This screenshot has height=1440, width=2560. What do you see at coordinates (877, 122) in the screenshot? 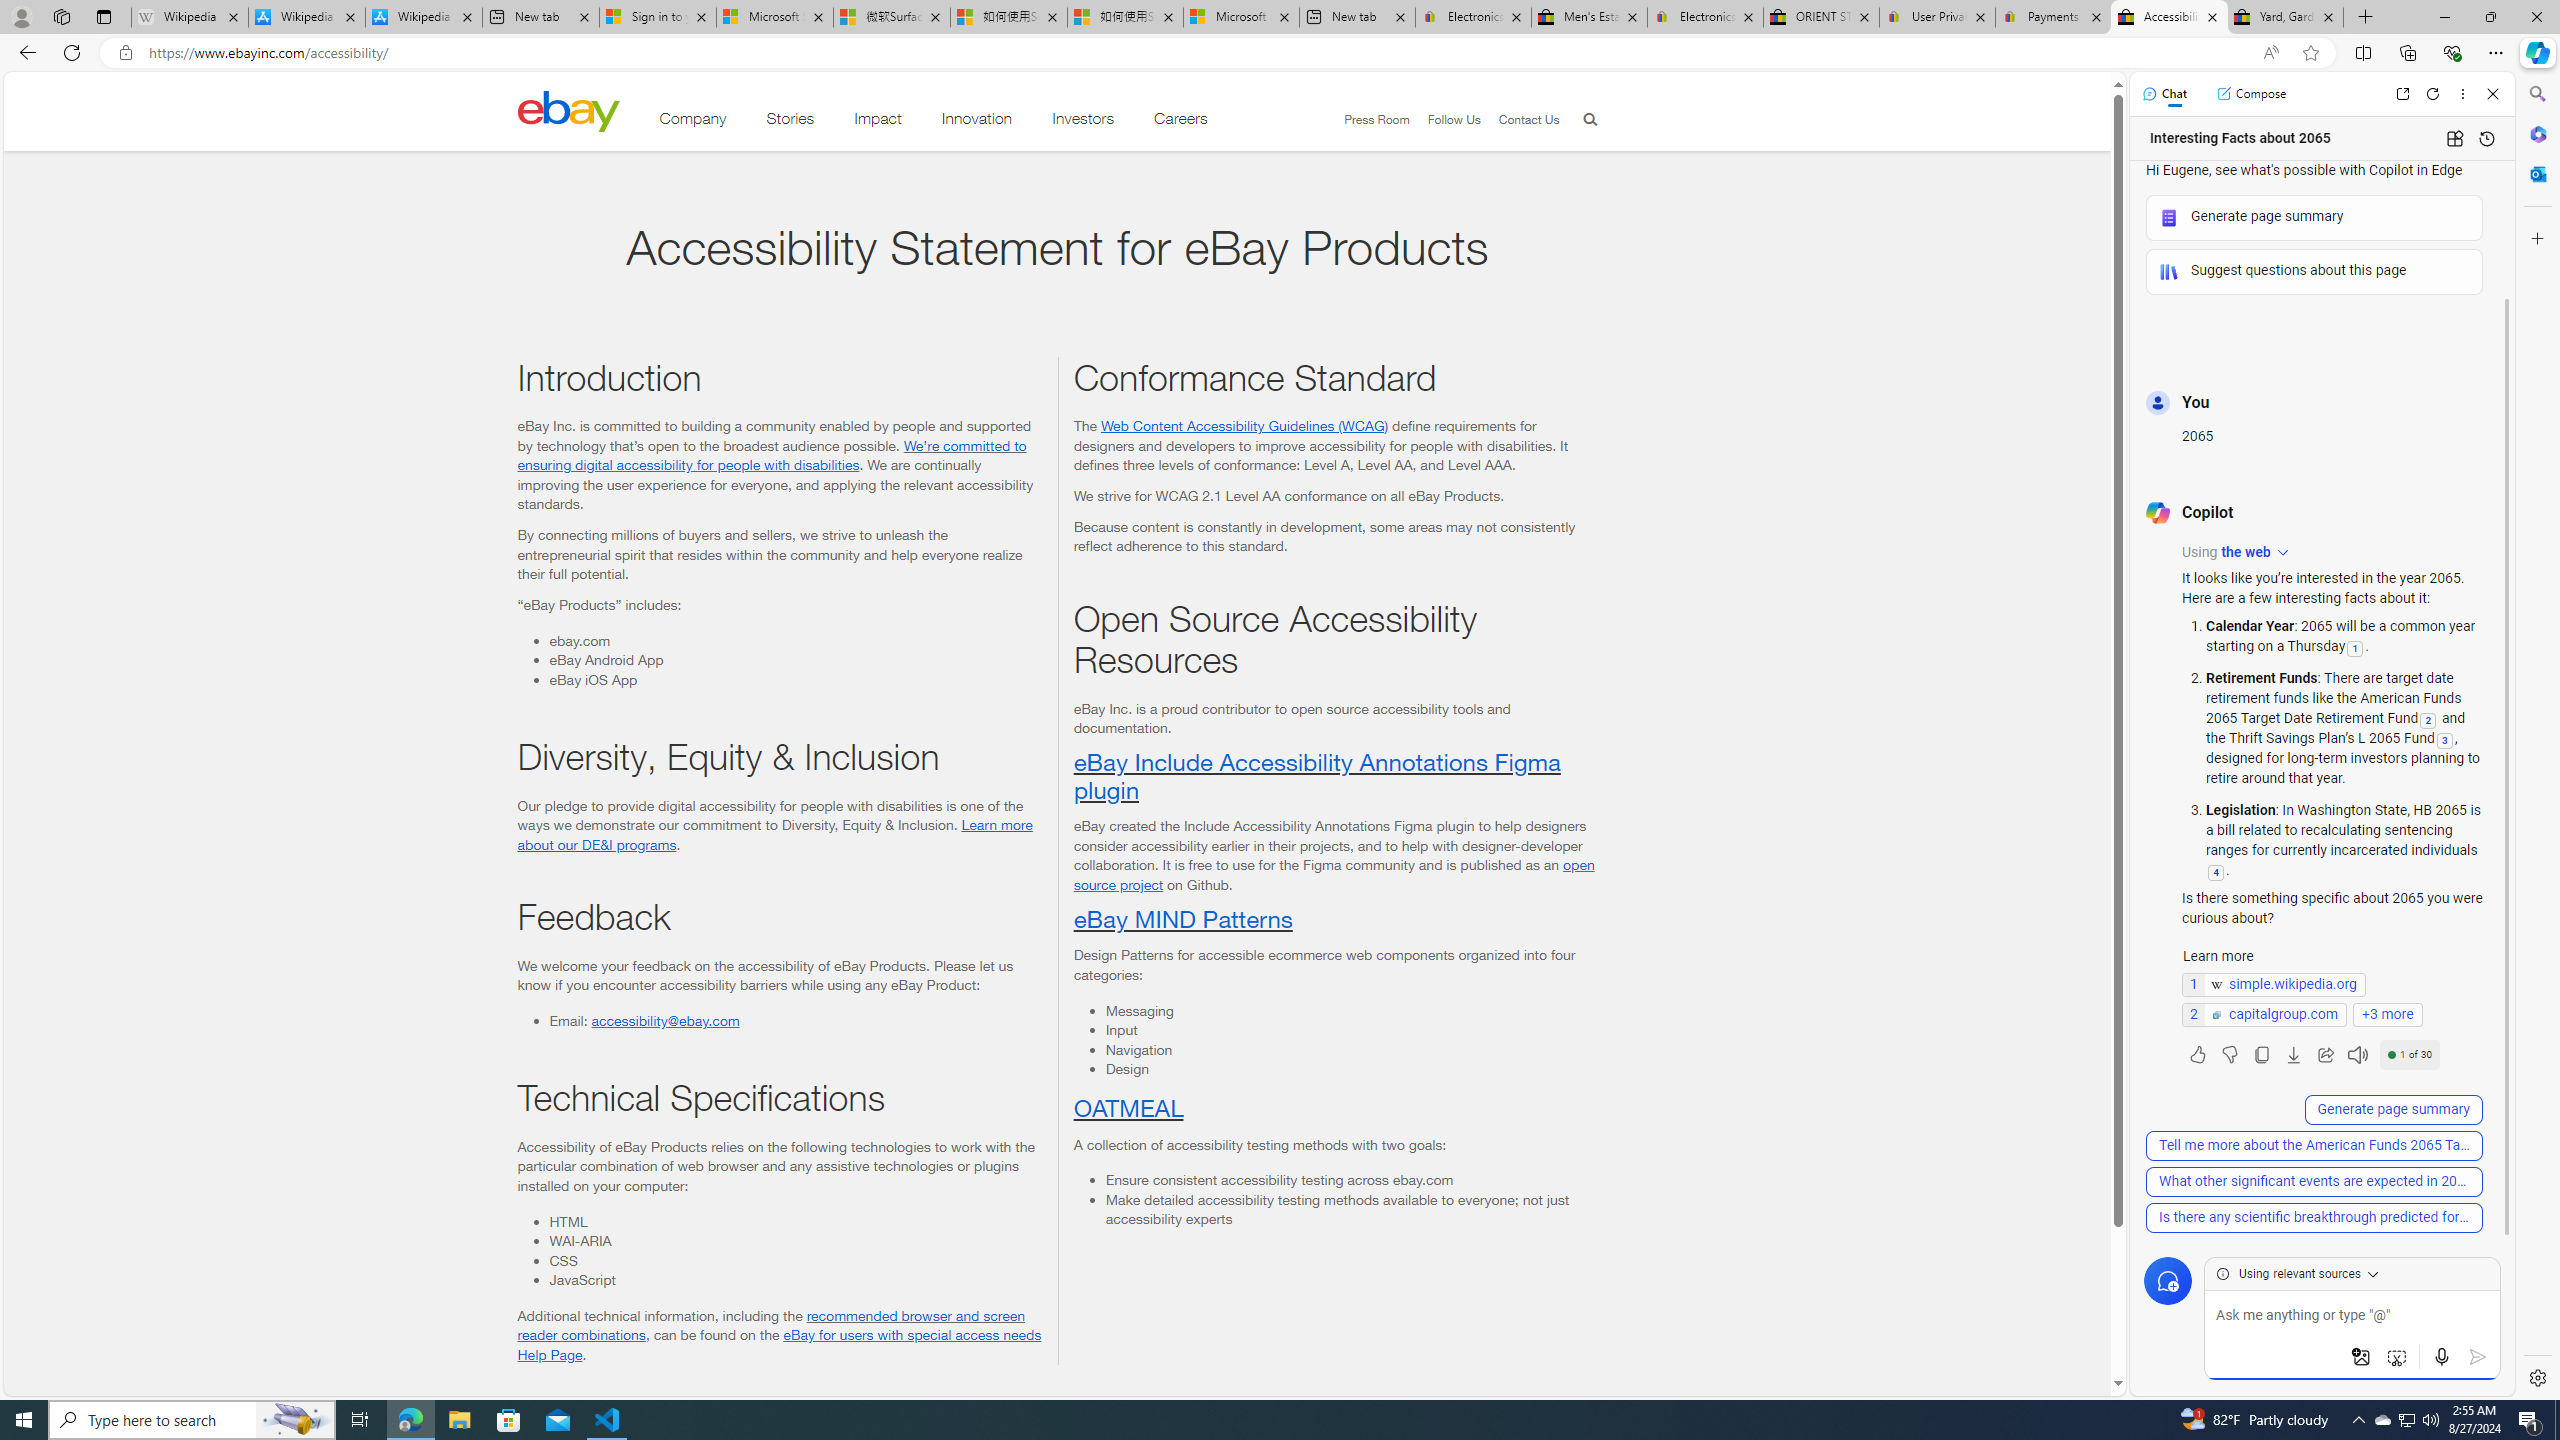
I see `'Impact'` at bounding box center [877, 122].